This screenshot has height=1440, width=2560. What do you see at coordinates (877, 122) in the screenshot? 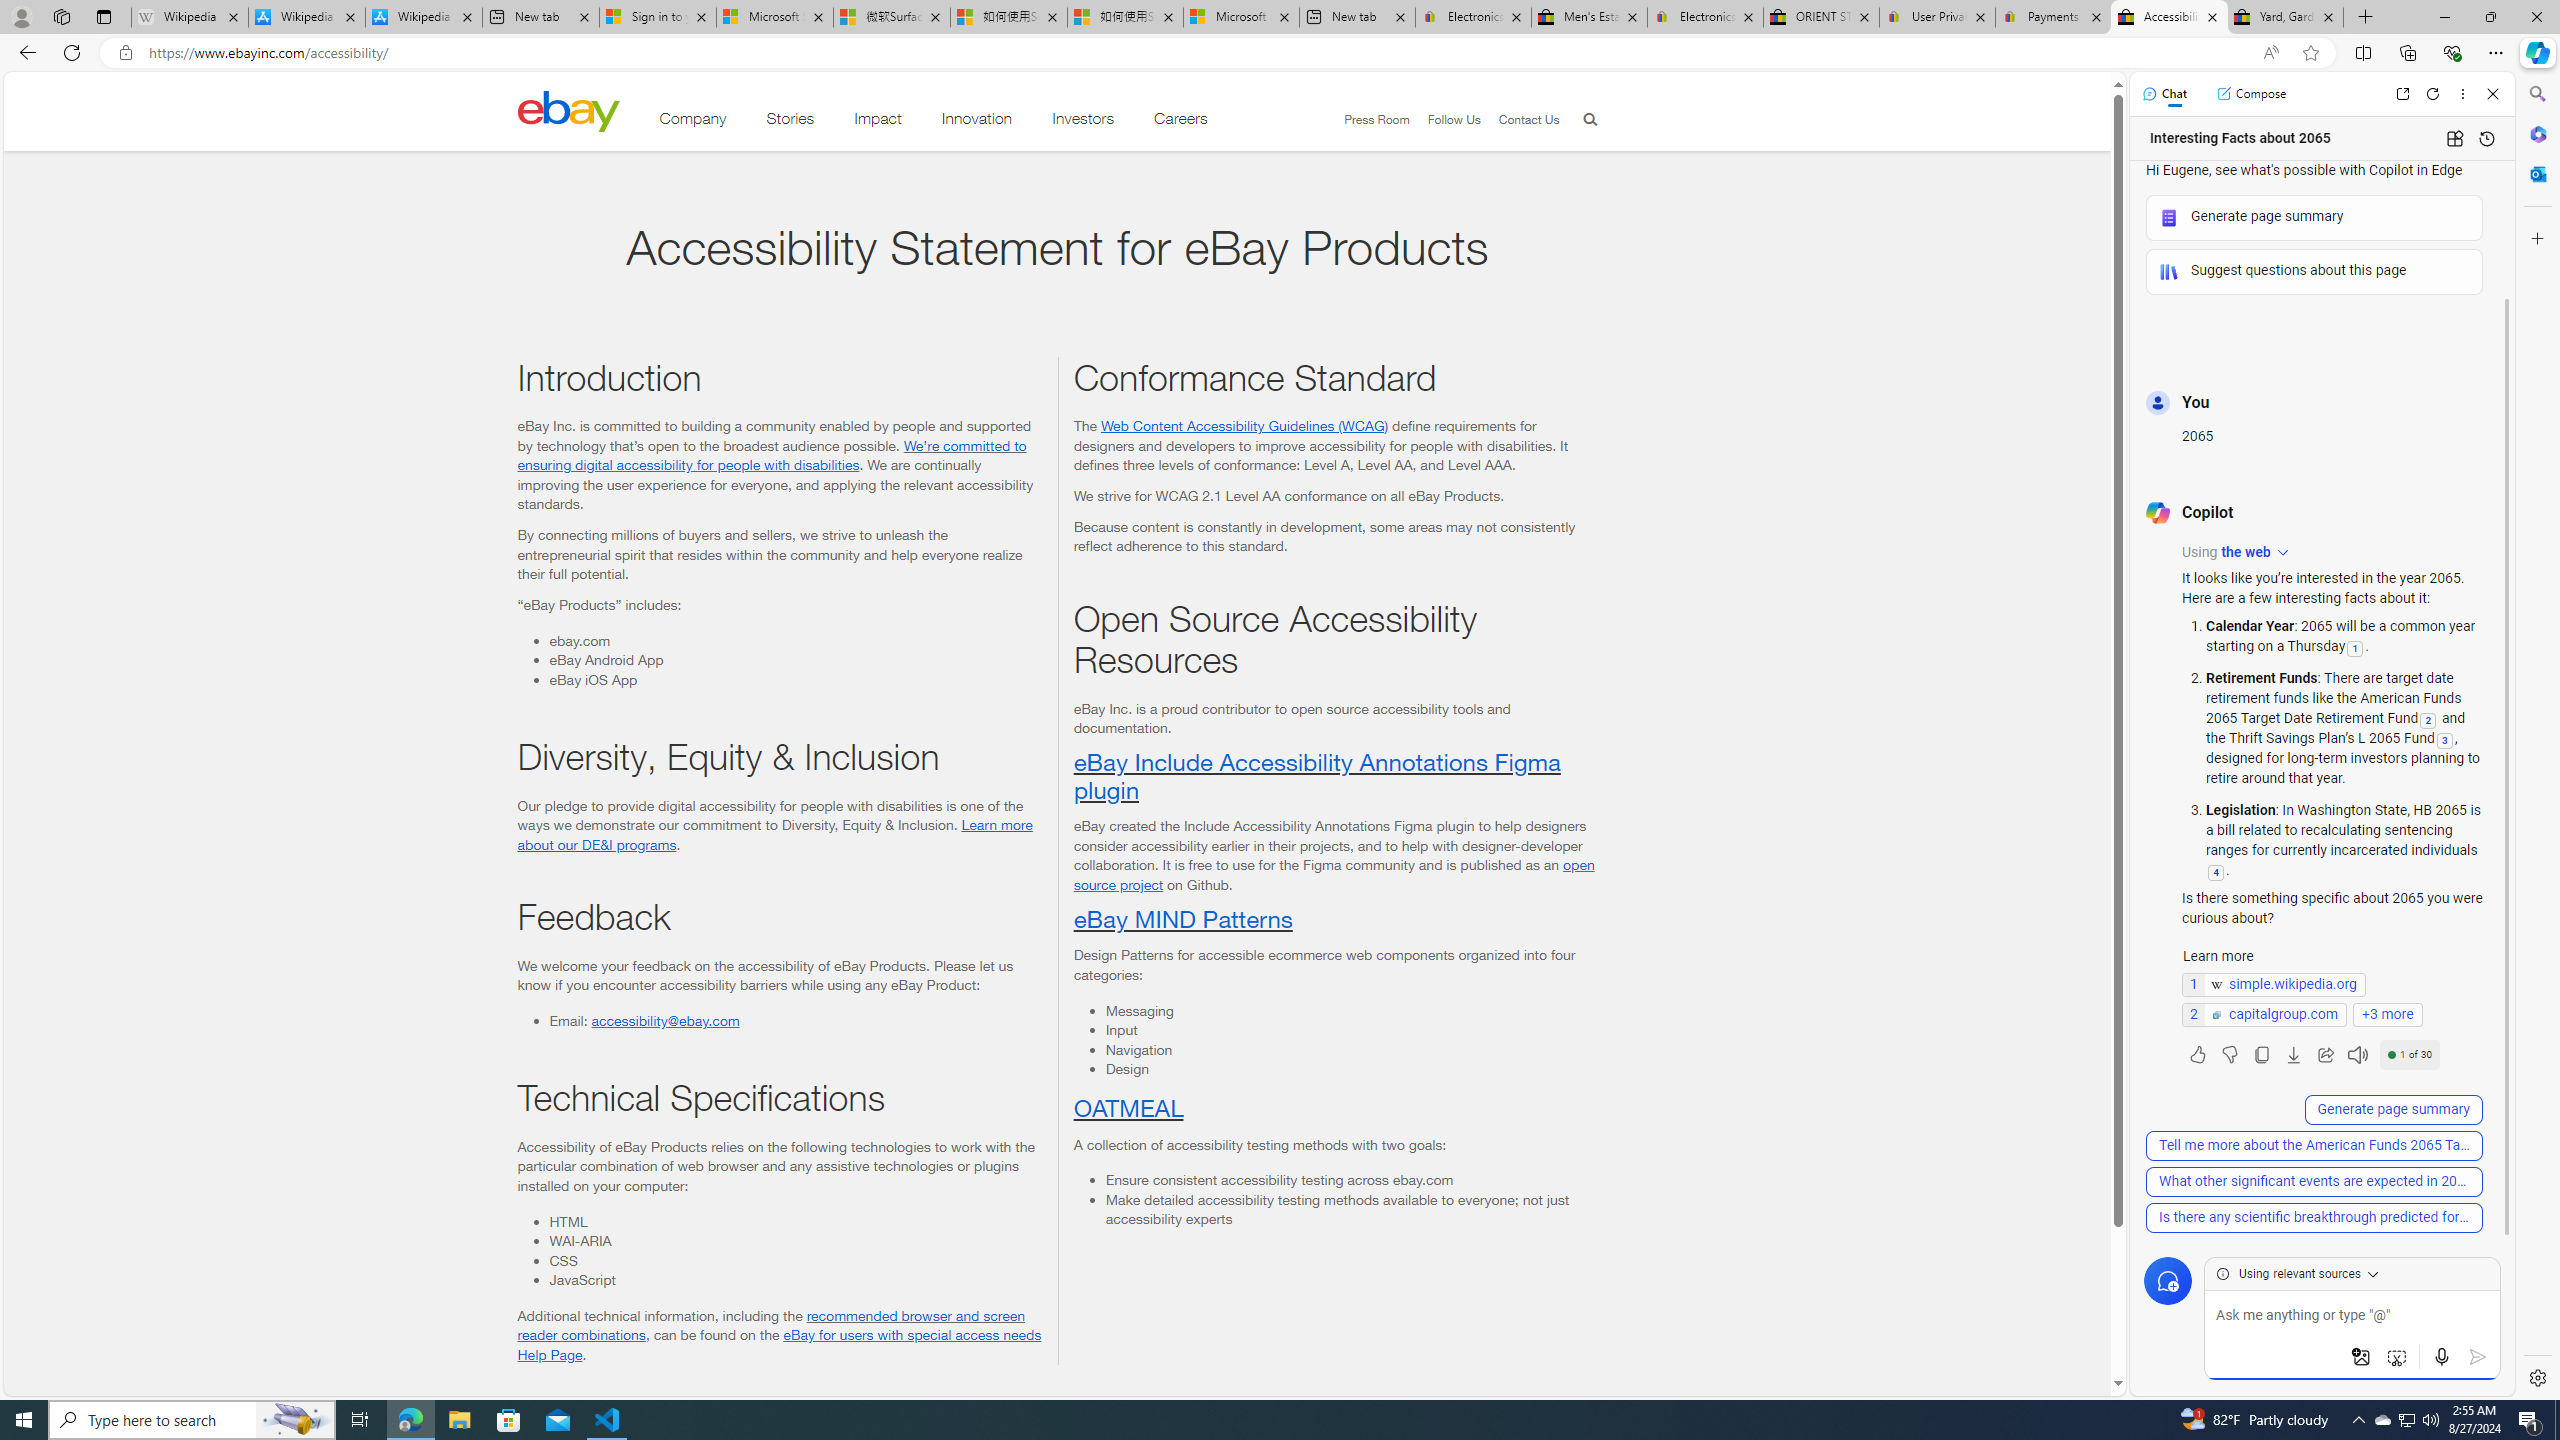
I see `'Impact'` at bounding box center [877, 122].